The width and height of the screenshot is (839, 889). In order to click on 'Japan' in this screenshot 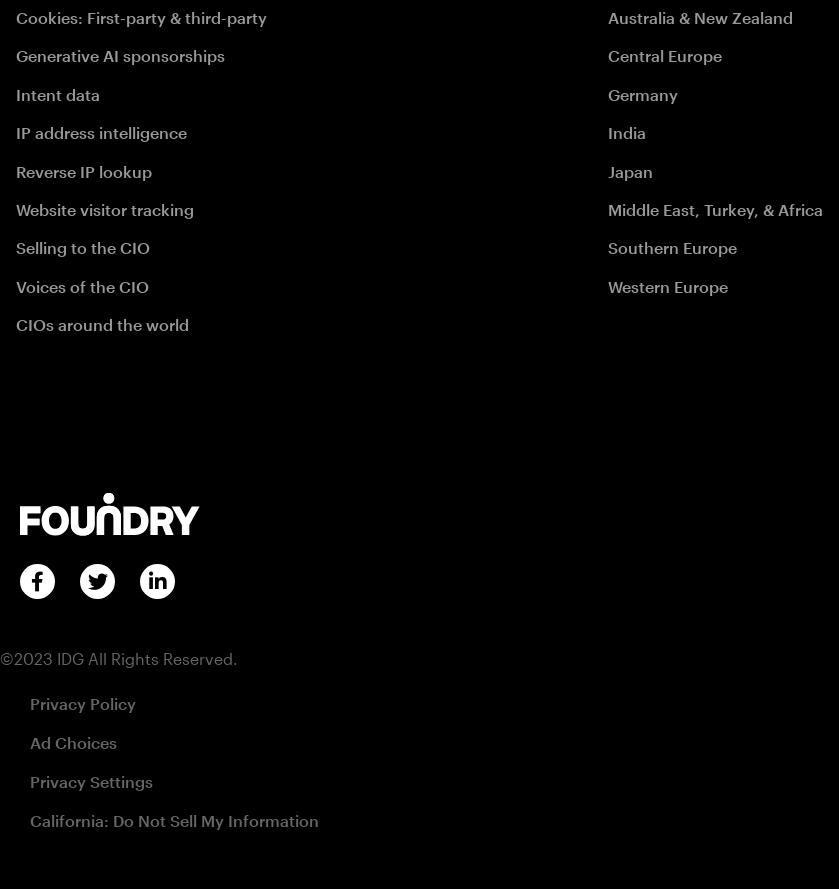, I will do `click(629, 170)`.